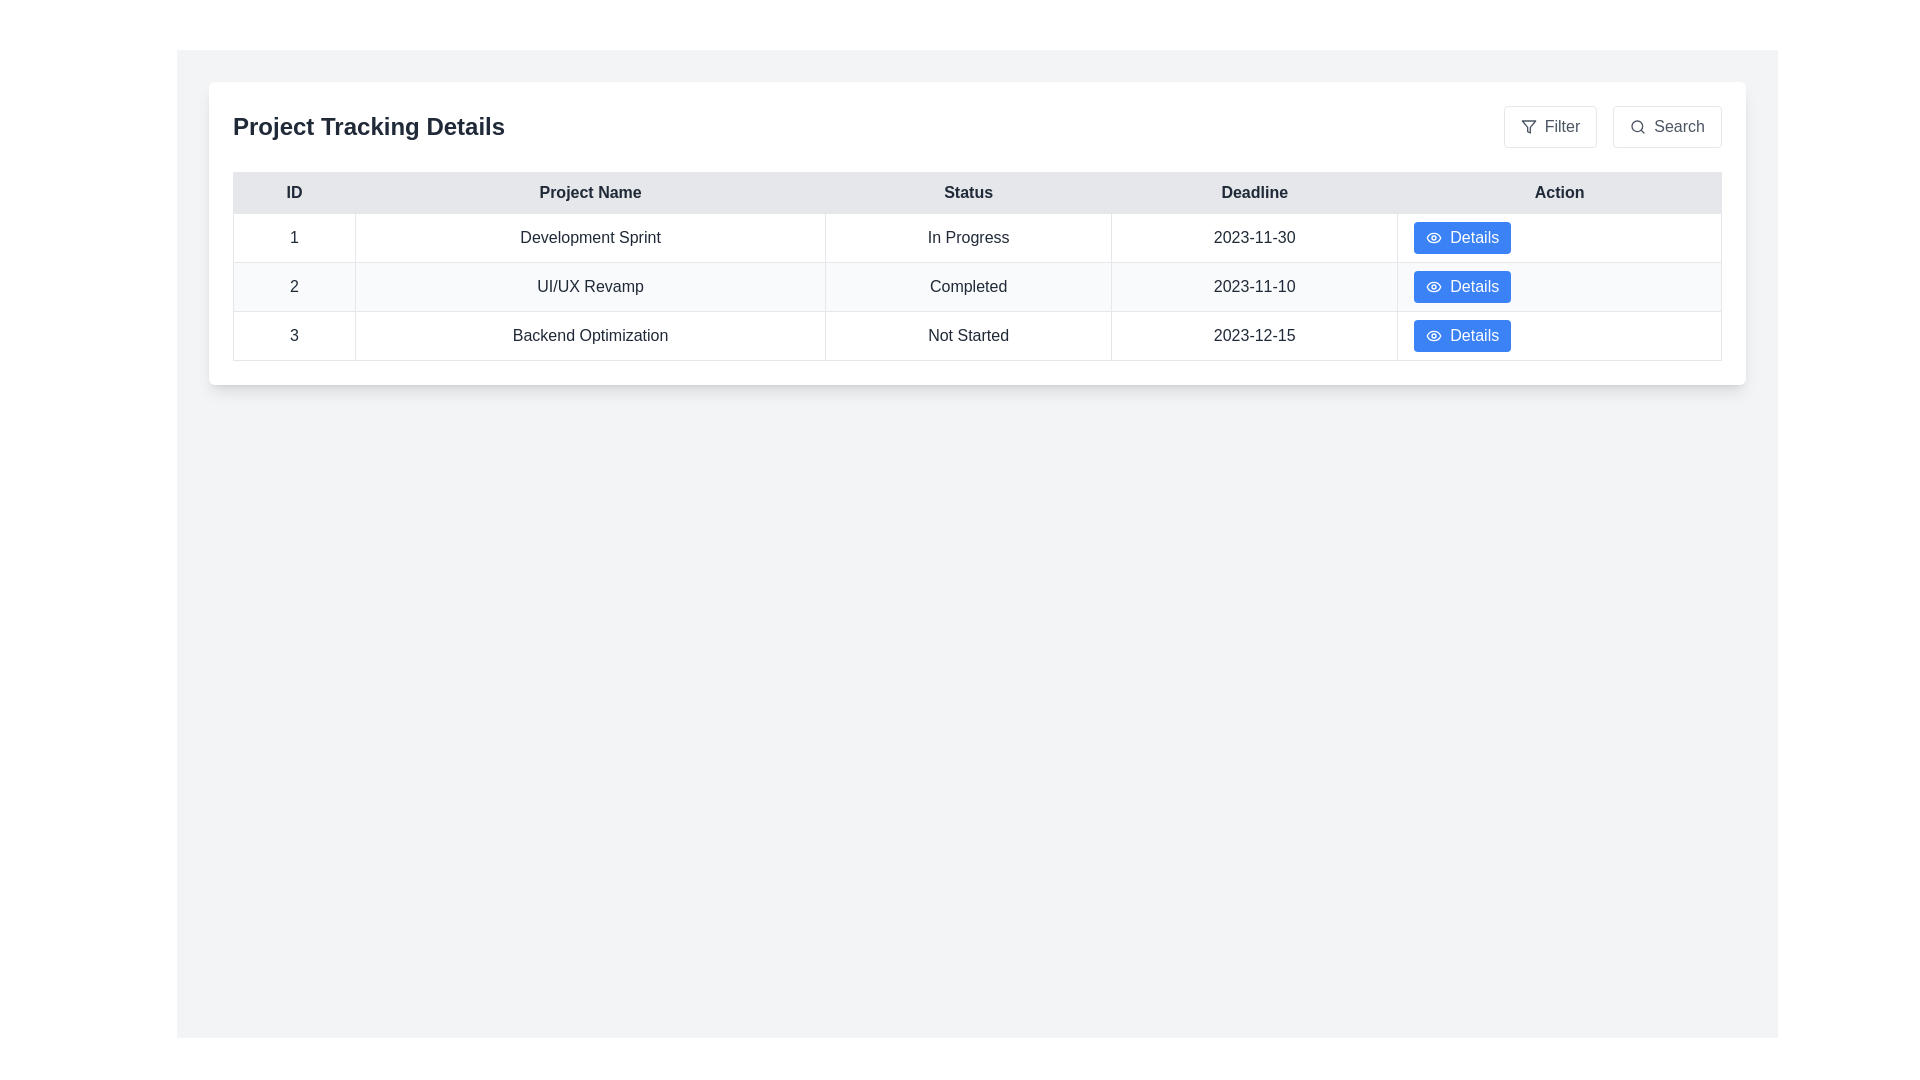 This screenshot has width=1920, height=1080. I want to click on the button in the 'Action' column of the first row in the 'Project Tracking Details' table for the 'Development Sprint' project, so click(1558, 237).